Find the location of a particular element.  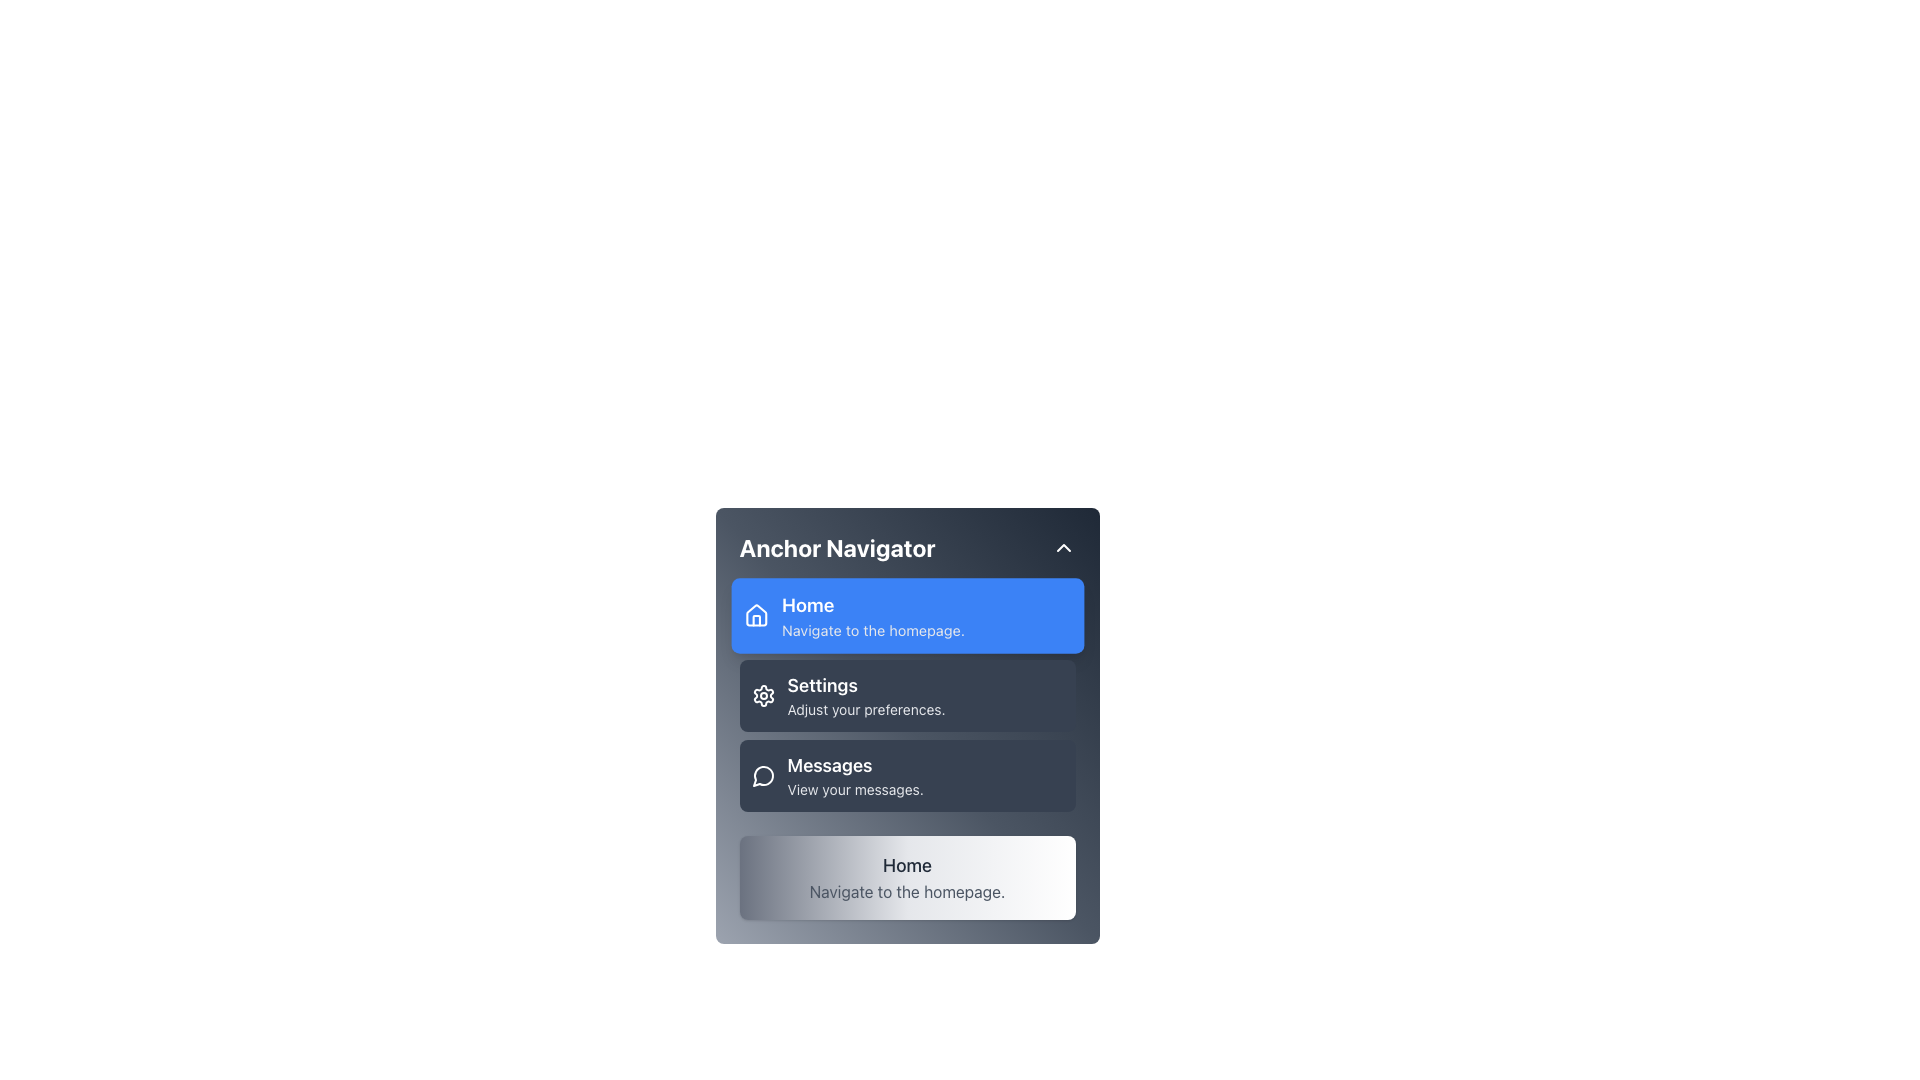

the 'Settings' button in the sidebar menu is located at coordinates (906, 694).